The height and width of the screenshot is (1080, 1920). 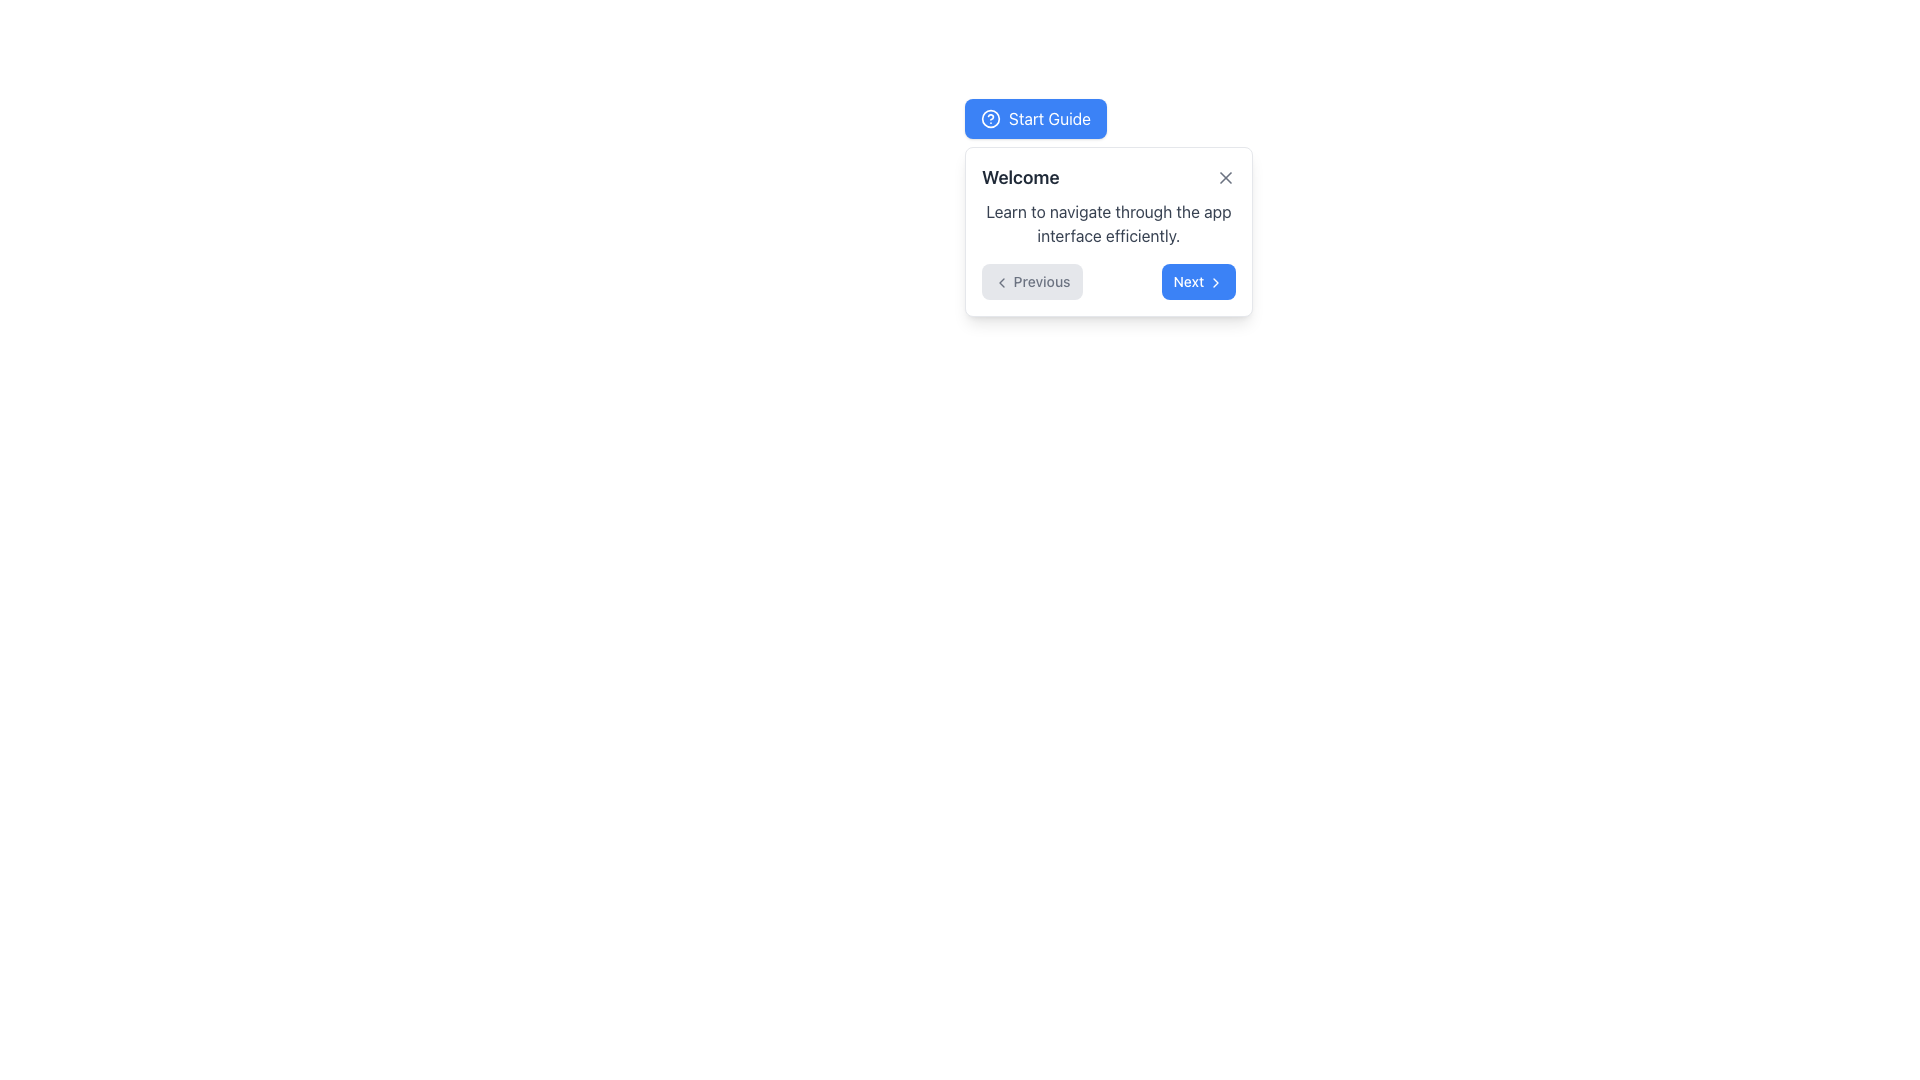 What do you see at coordinates (1032, 281) in the screenshot?
I see `the leftmost navigation button located at the bottom of the white card interface` at bounding box center [1032, 281].